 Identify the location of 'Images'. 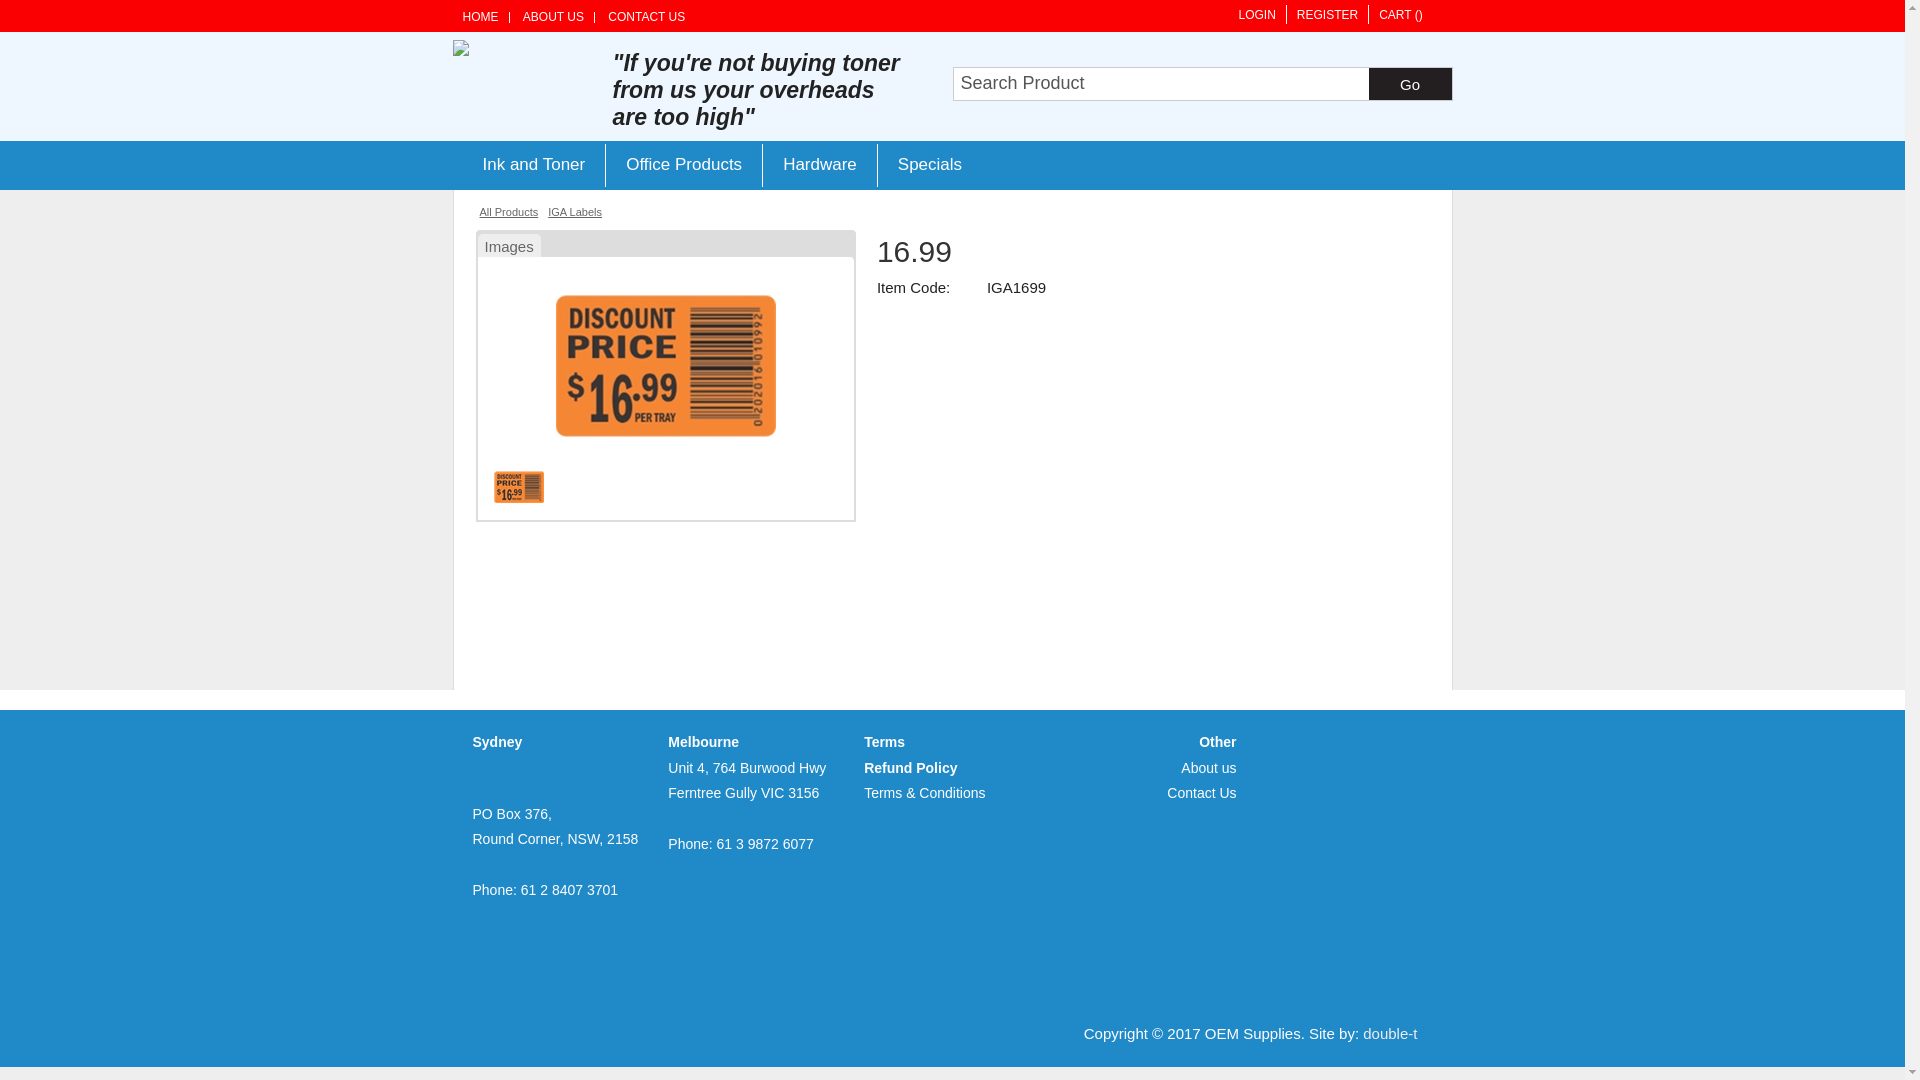
(509, 243).